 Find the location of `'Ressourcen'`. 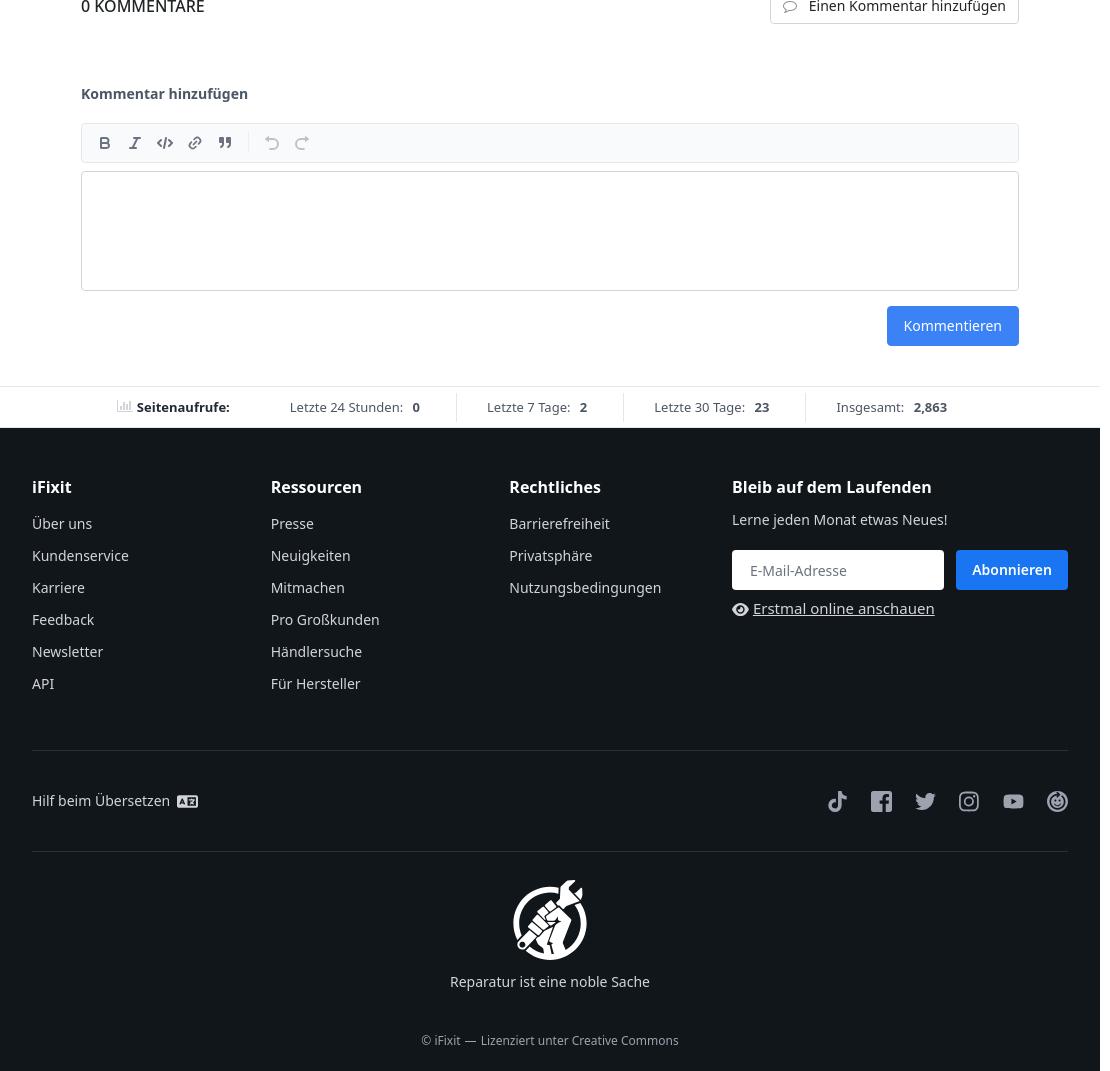

'Ressourcen' is located at coordinates (315, 485).